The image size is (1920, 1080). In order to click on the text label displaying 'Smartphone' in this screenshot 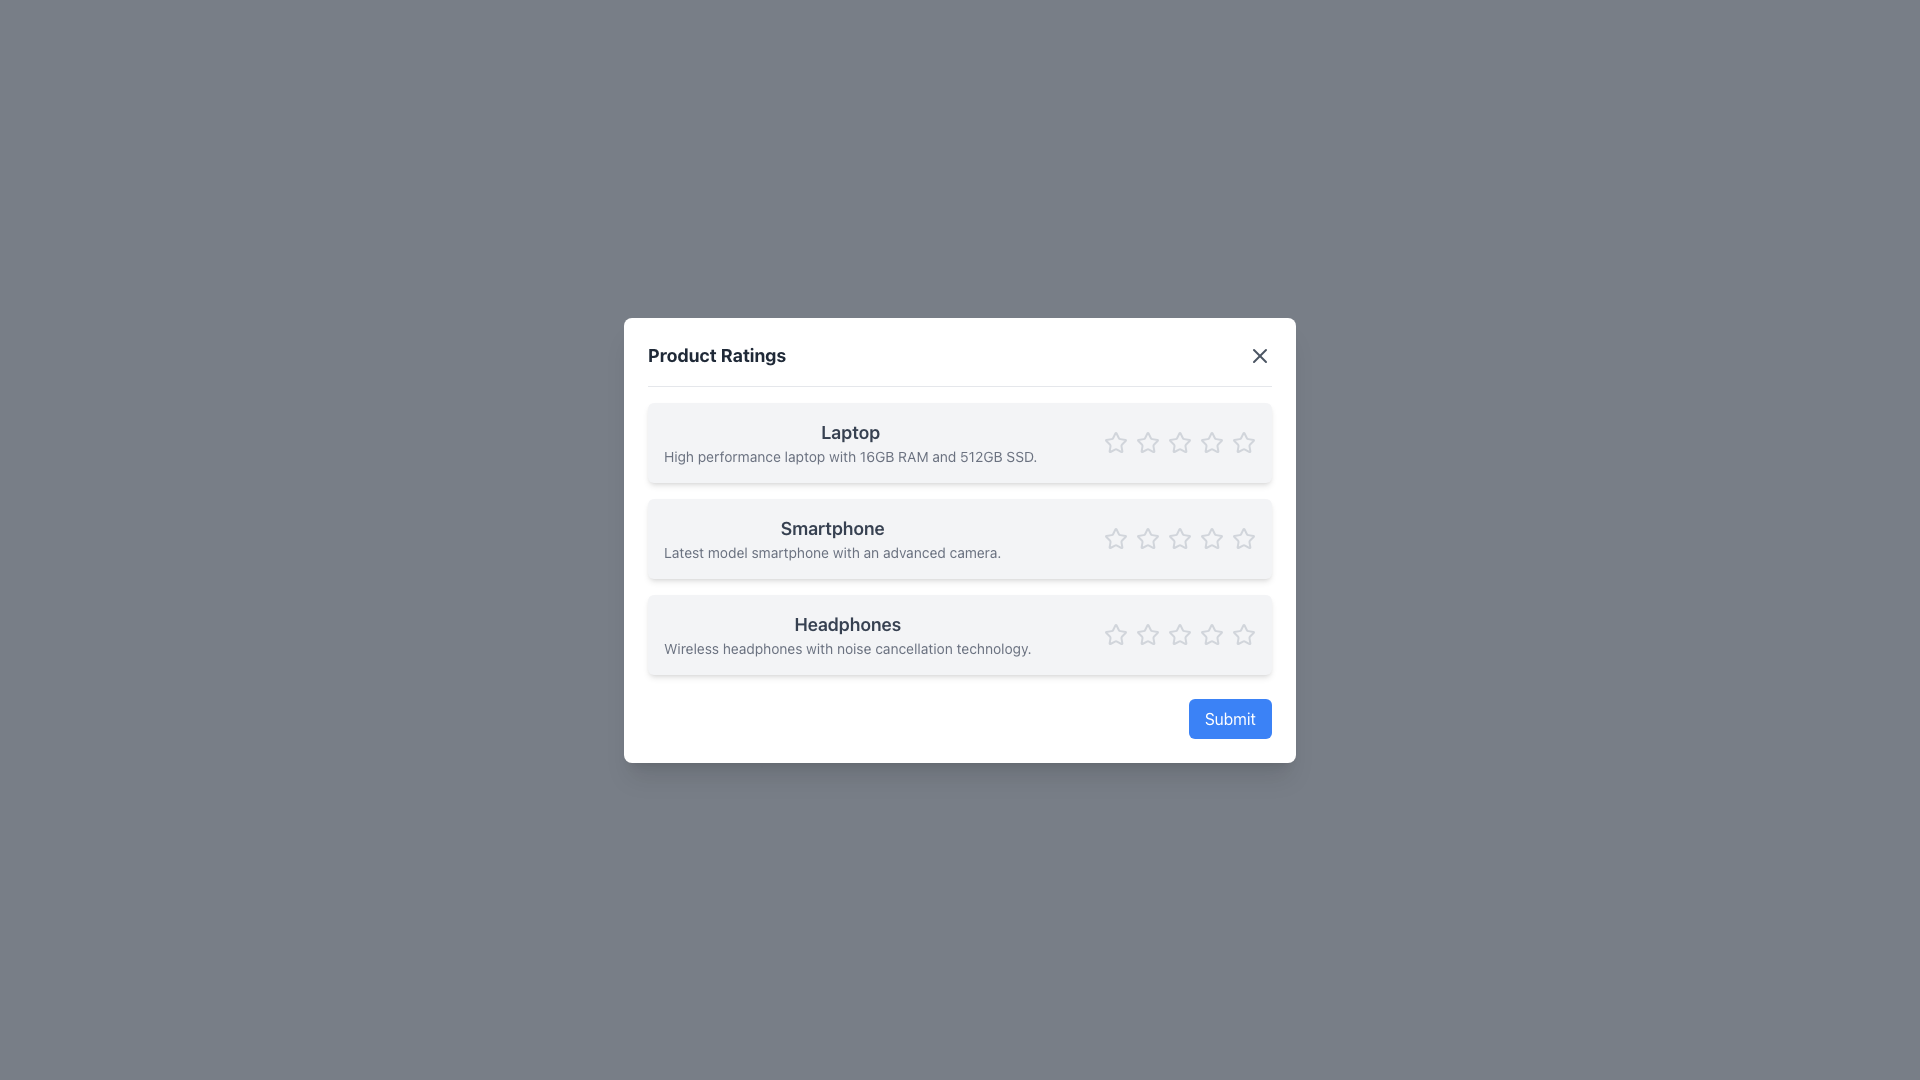, I will do `click(832, 527)`.